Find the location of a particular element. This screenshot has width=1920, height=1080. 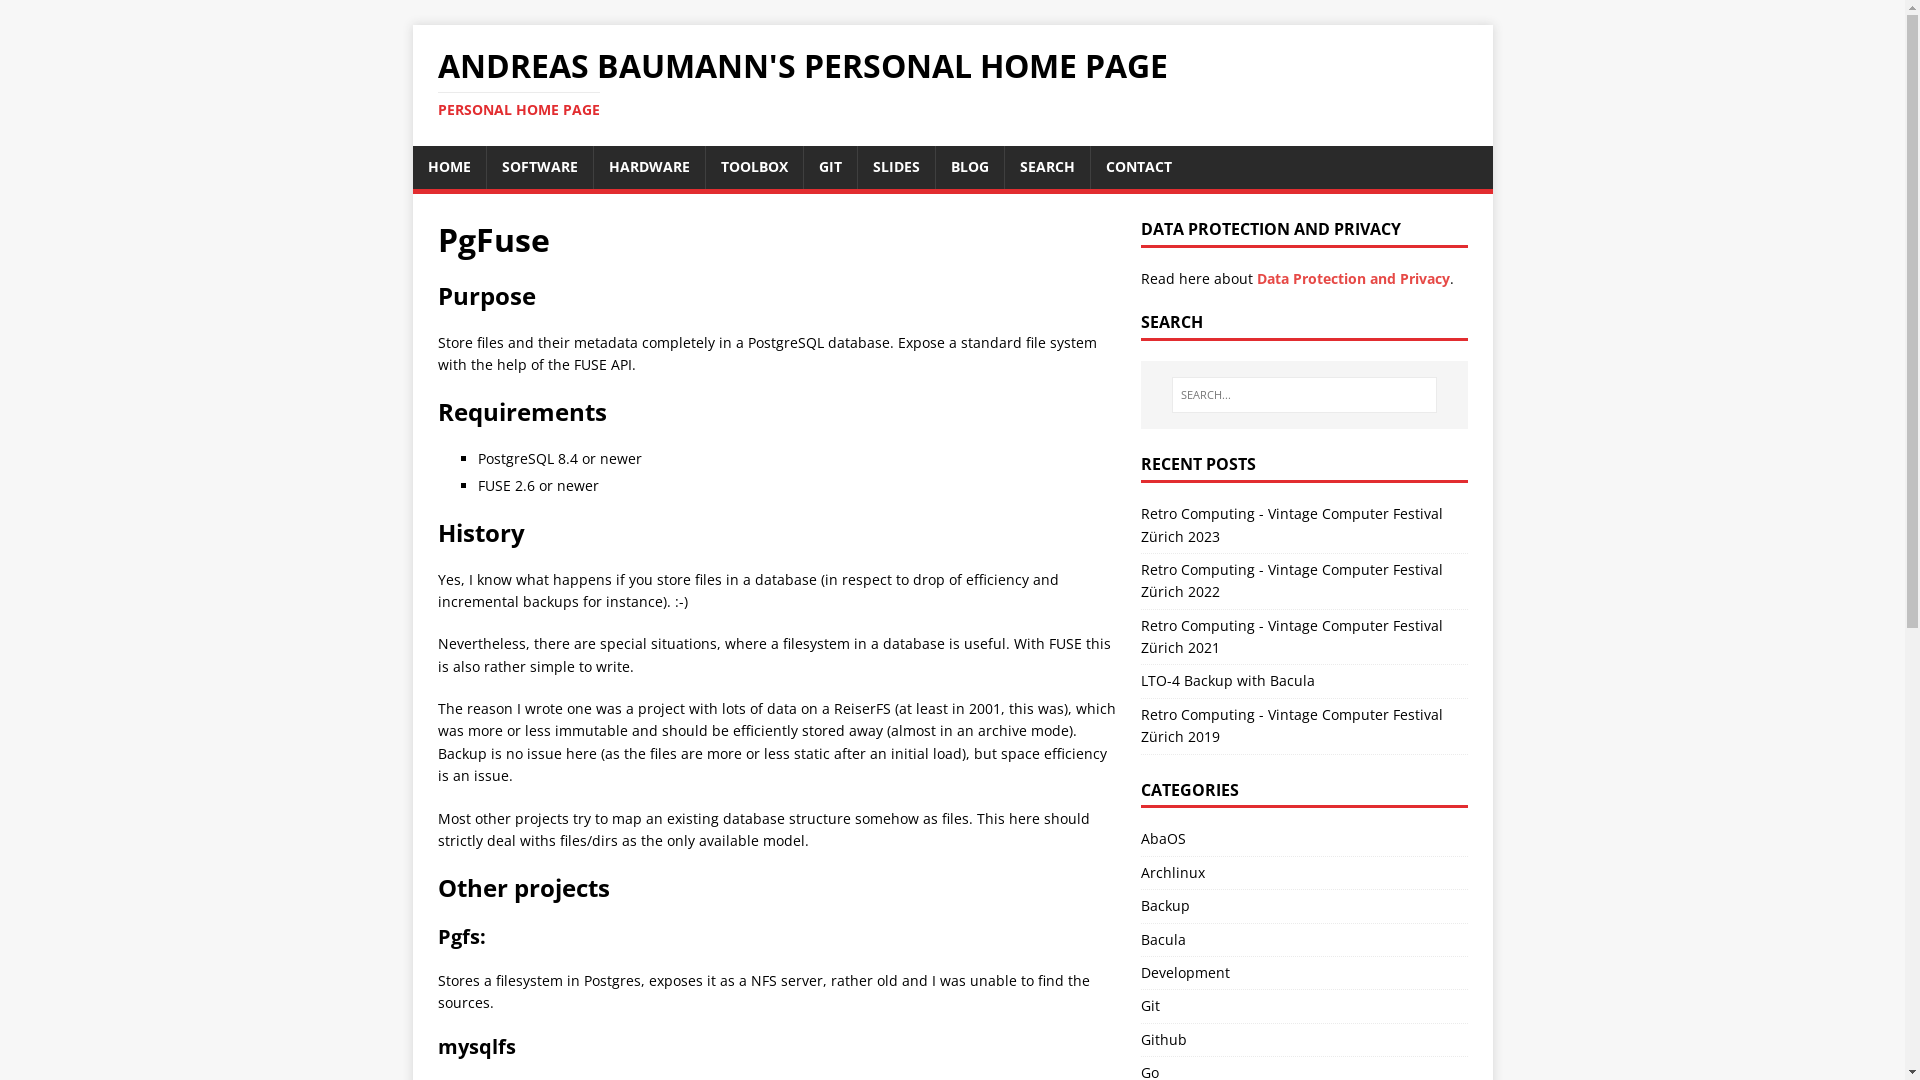

'BLOG' is located at coordinates (969, 165).